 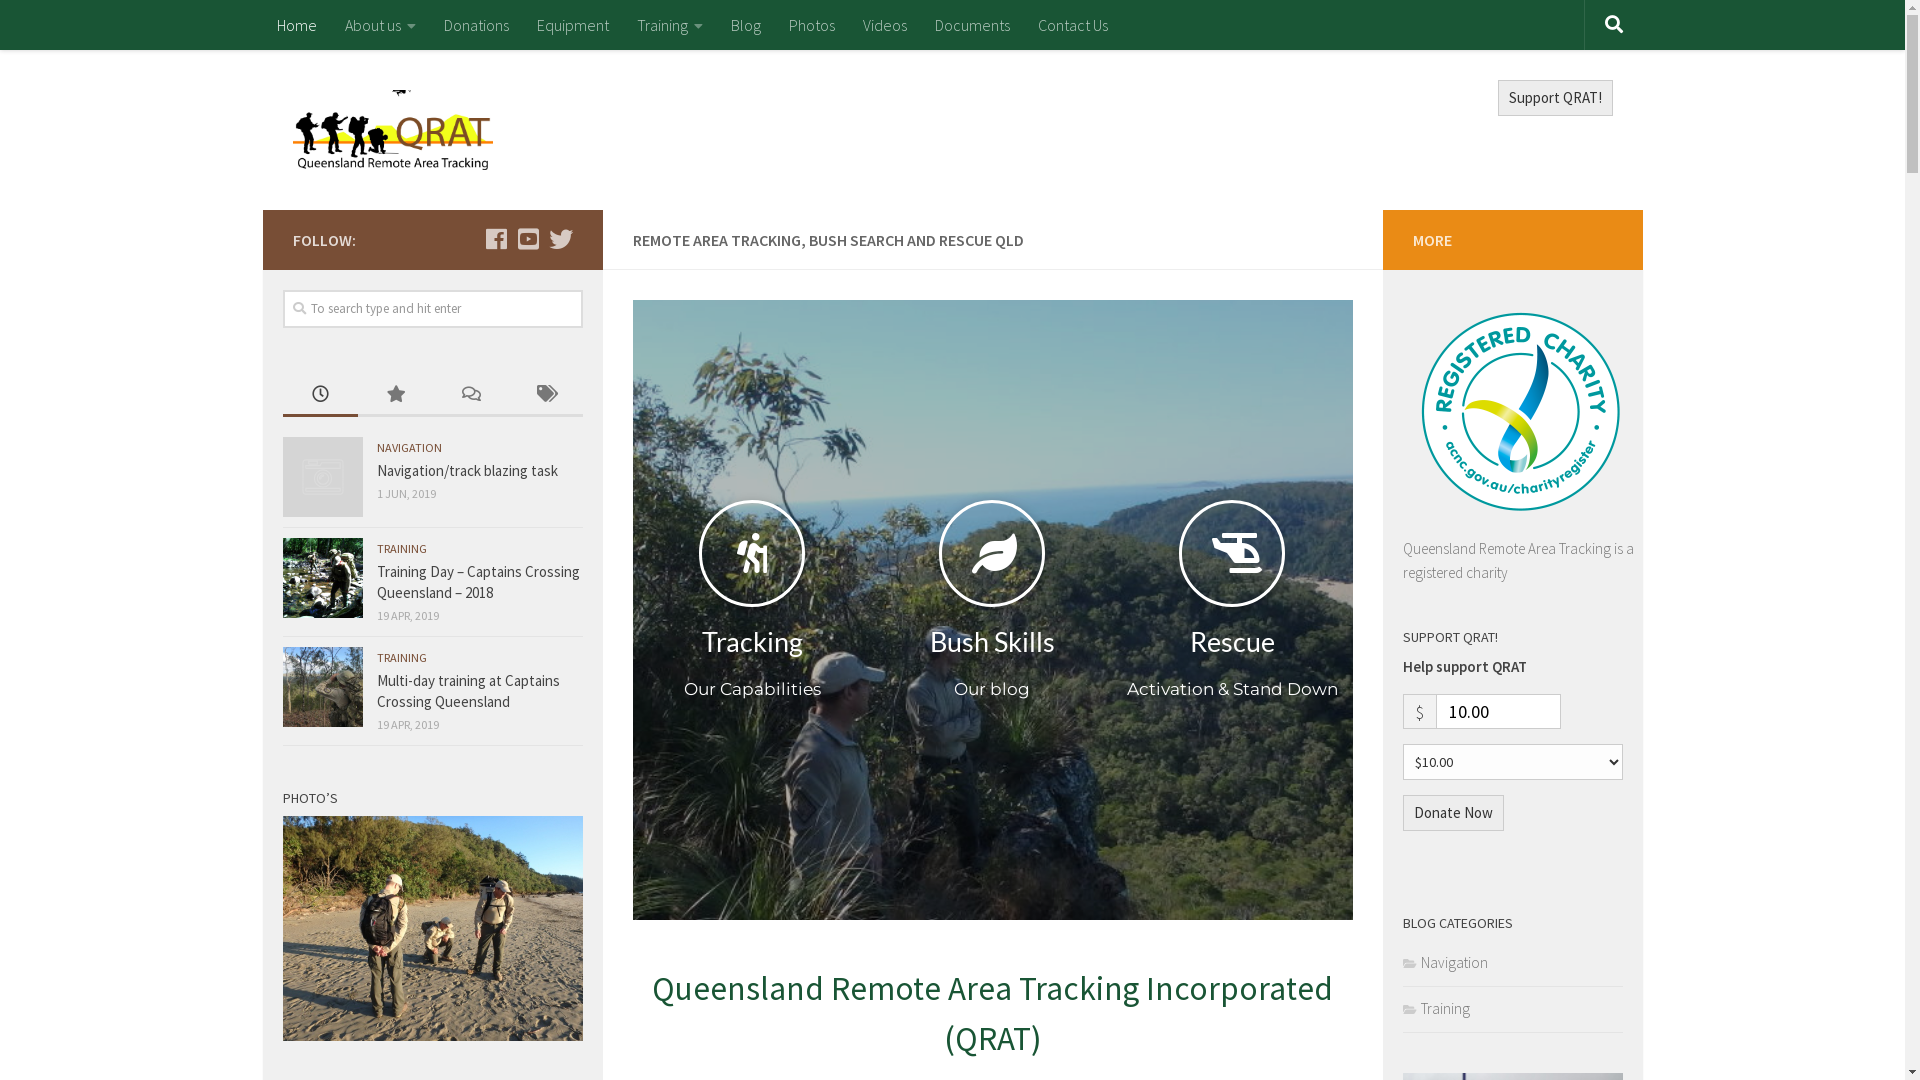 What do you see at coordinates (379, 24) in the screenshot?
I see `'About us'` at bounding box center [379, 24].